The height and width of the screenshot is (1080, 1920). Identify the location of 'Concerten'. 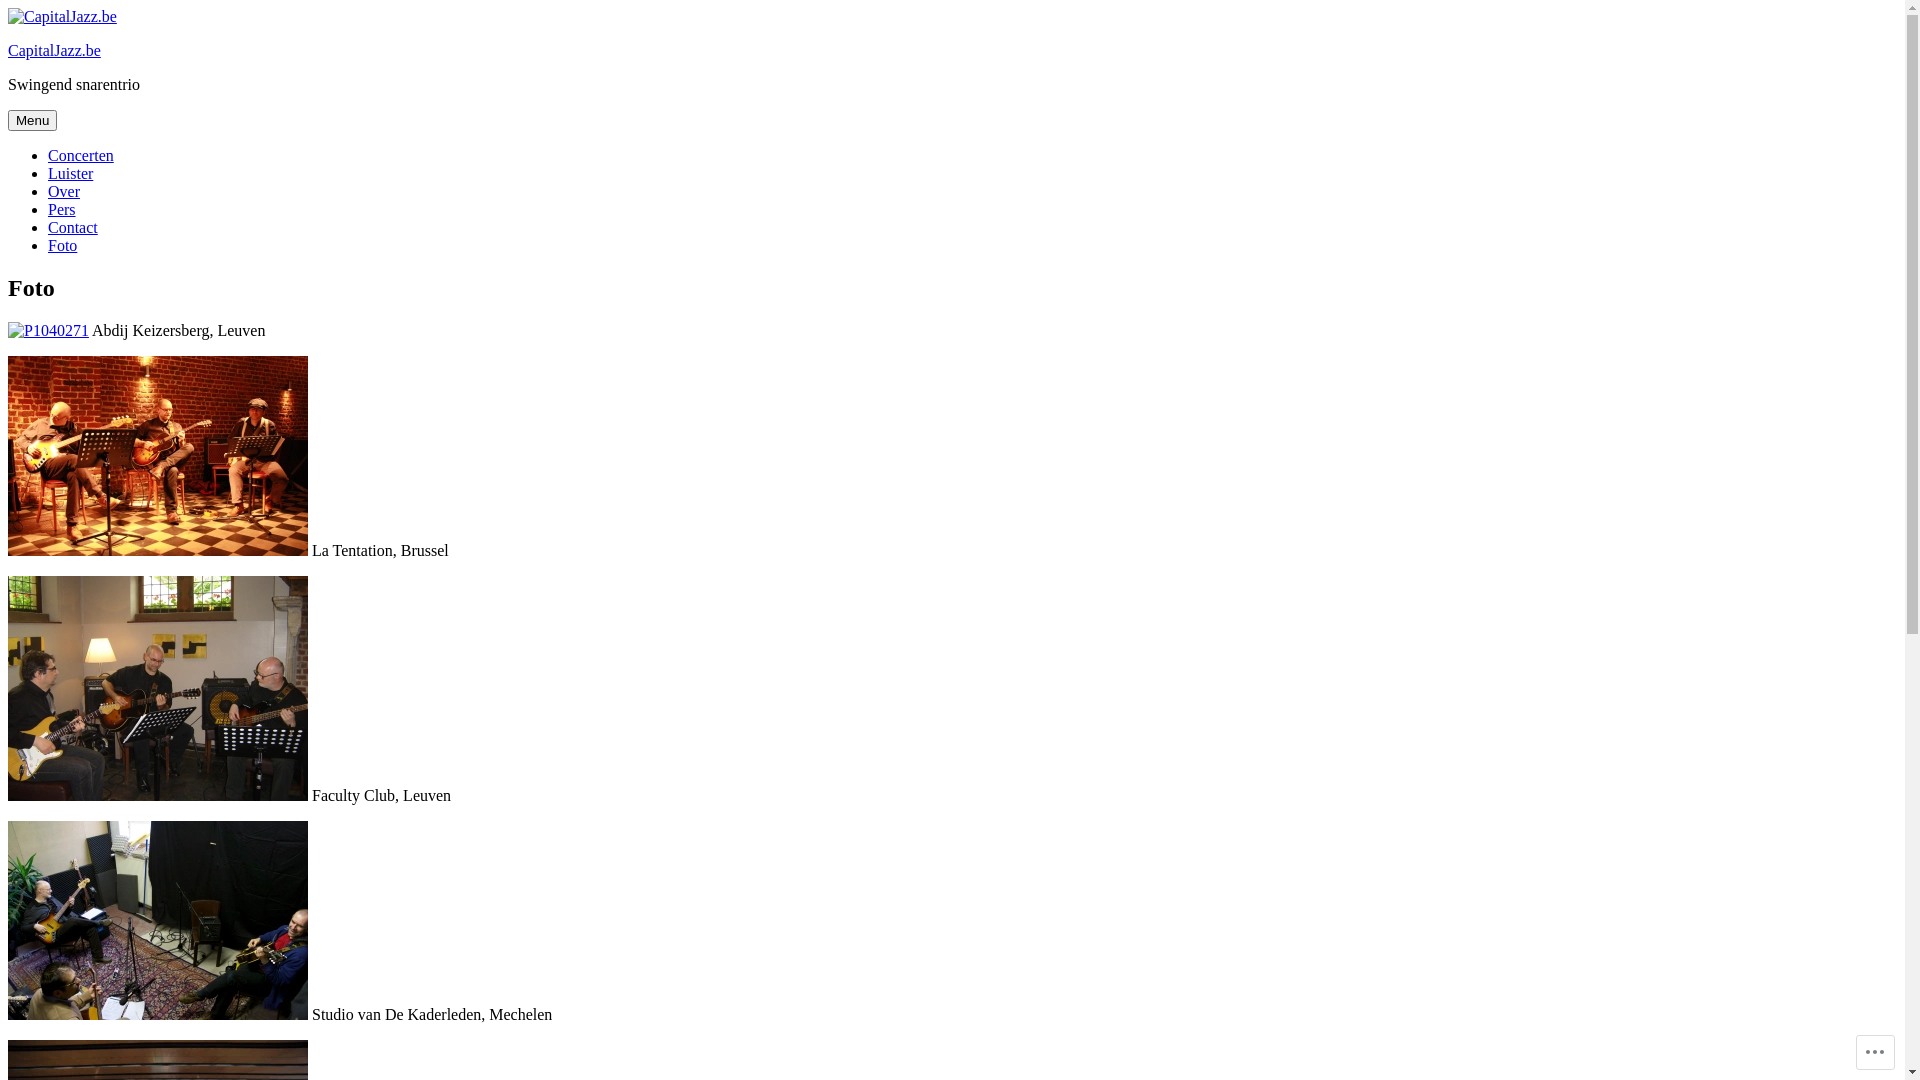
(48, 154).